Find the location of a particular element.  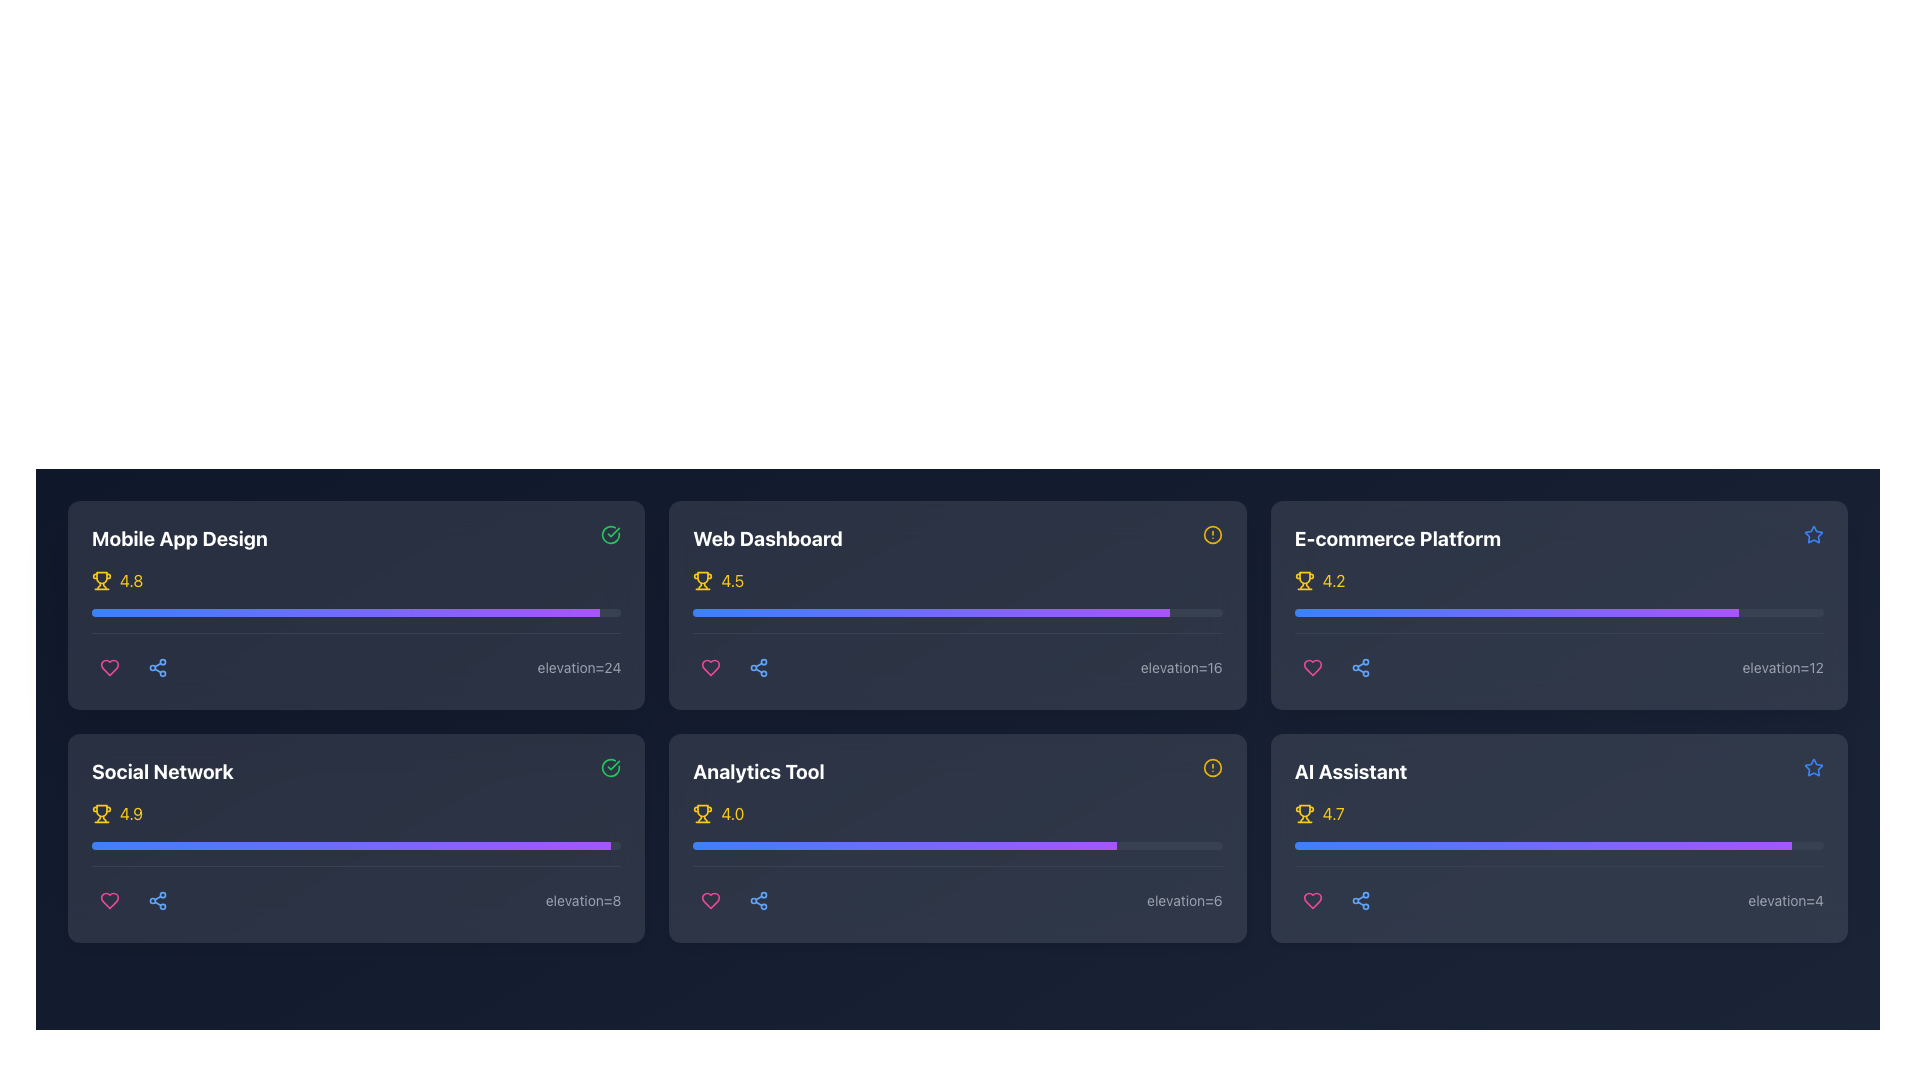

the yellow circular border of the alert icon located in the top-right corner of the 'Web Dashboard' card is located at coordinates (1211, 534).